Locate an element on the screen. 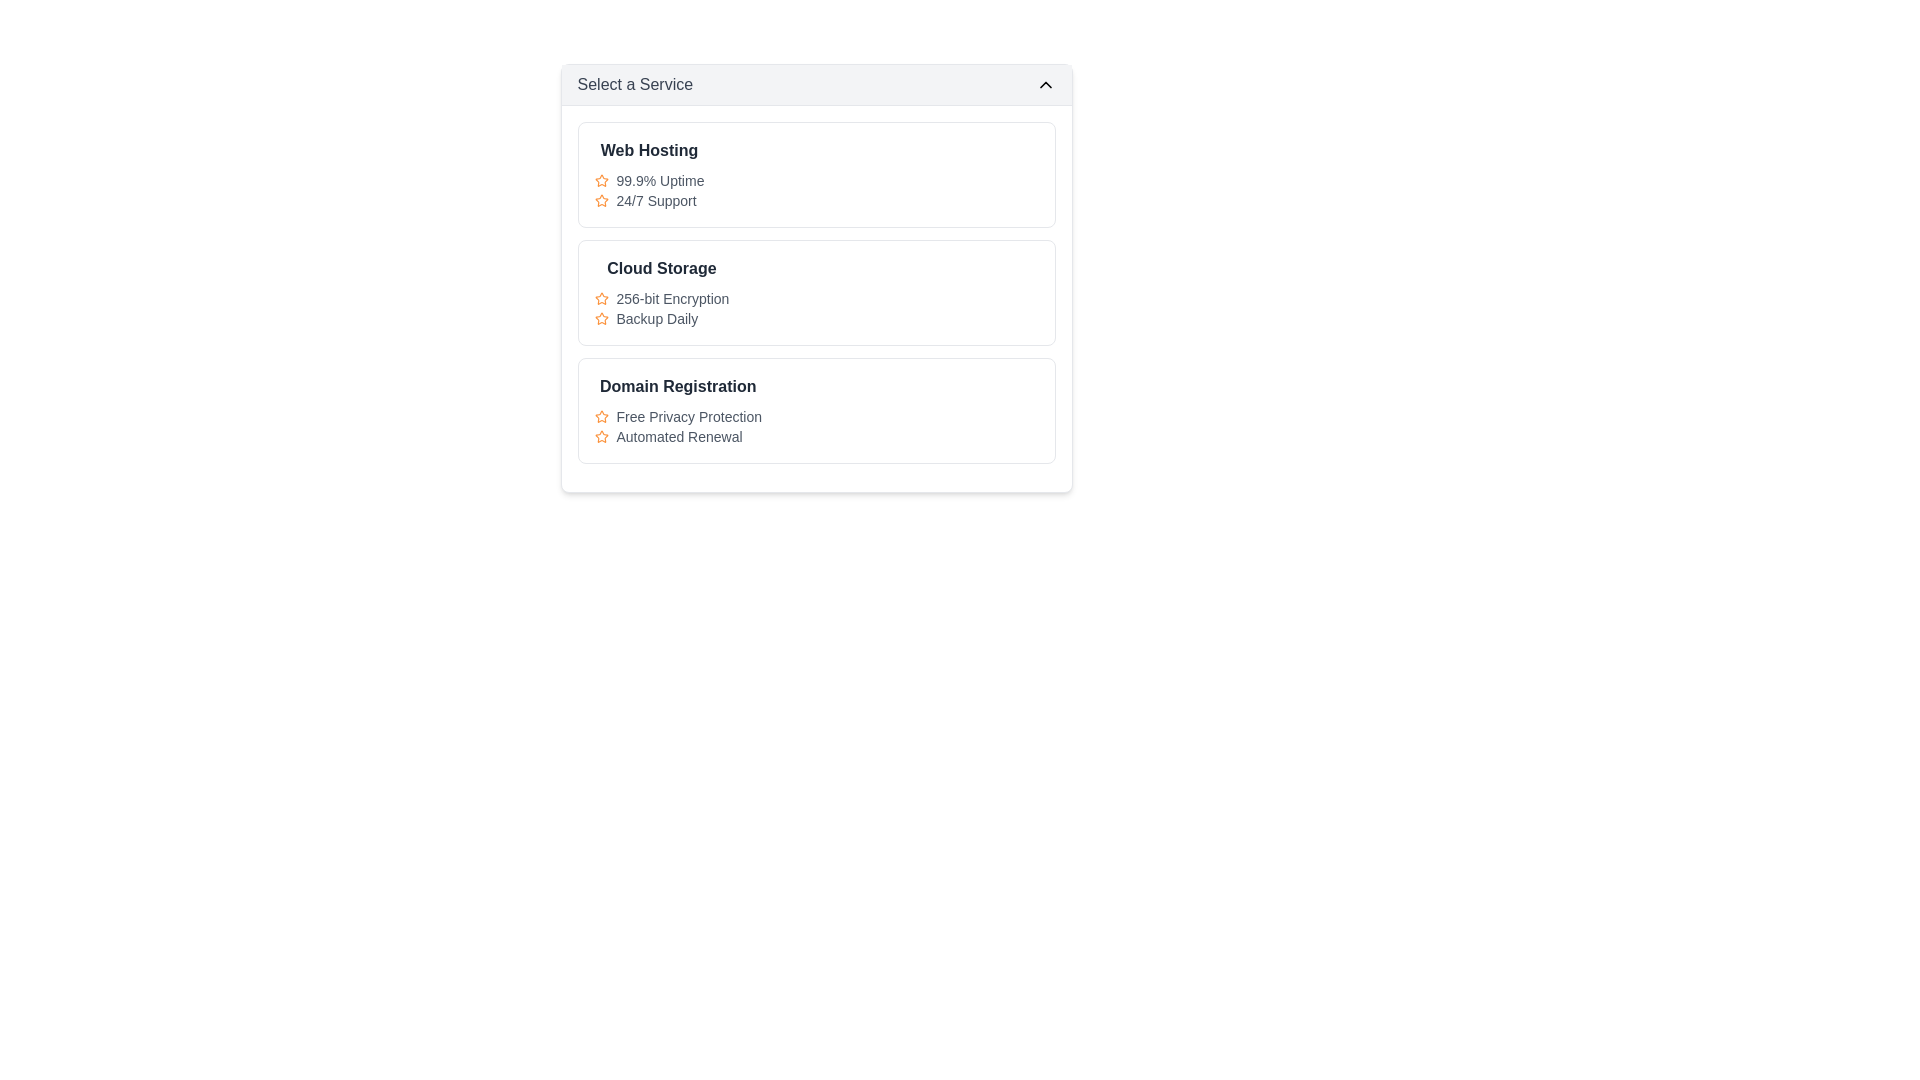  the Text block with icons under the 'Domain Registration' heading, which includes descriptions for 'Free Privacy Protection' and 'Automated Renewal', to inspect its details is located at coordinates (678, 410).